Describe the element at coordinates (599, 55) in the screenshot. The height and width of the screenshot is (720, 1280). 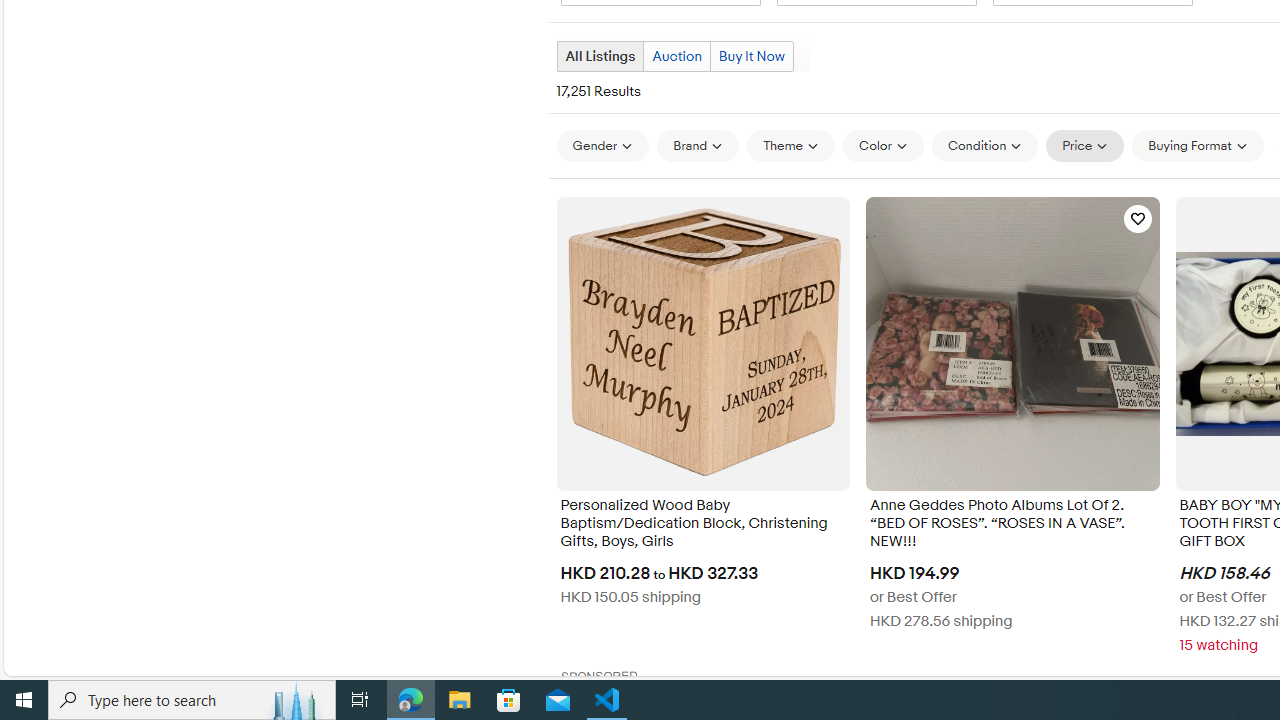
I see `'All Listings Current view'` at that location.